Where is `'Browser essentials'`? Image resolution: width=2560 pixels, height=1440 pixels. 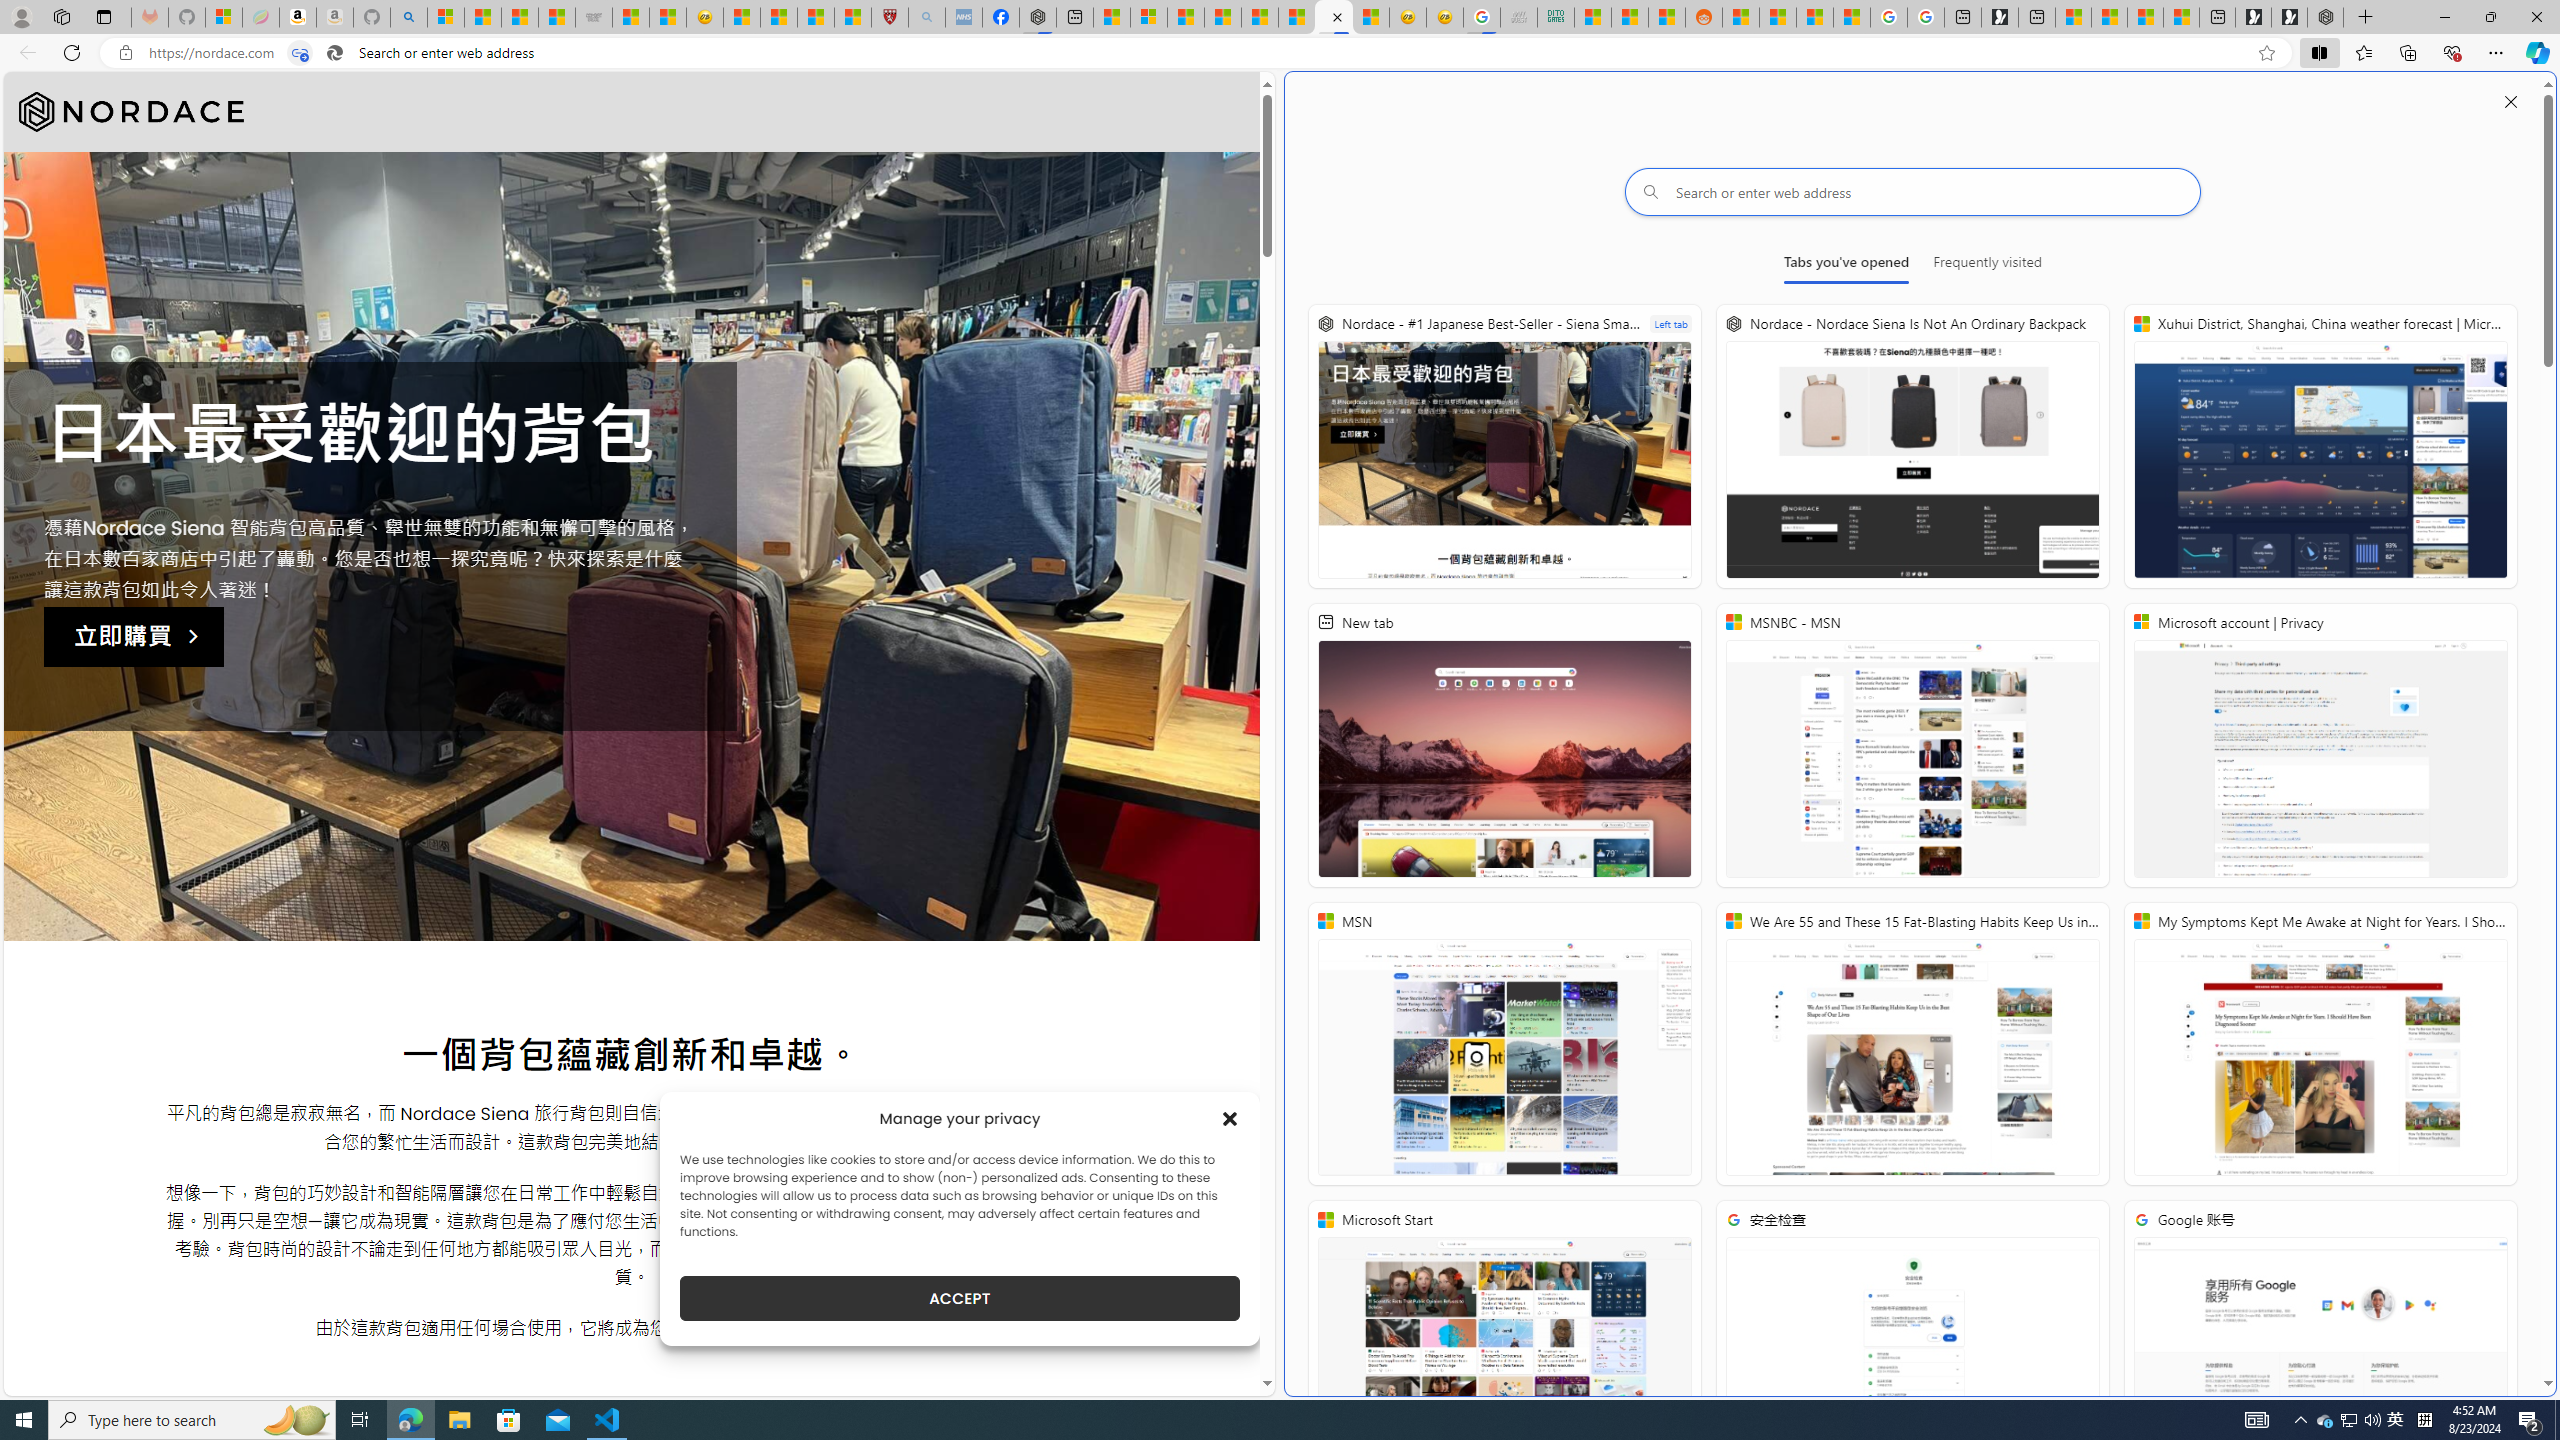 'Browser essentials' is located at coordinates (2451, 51).